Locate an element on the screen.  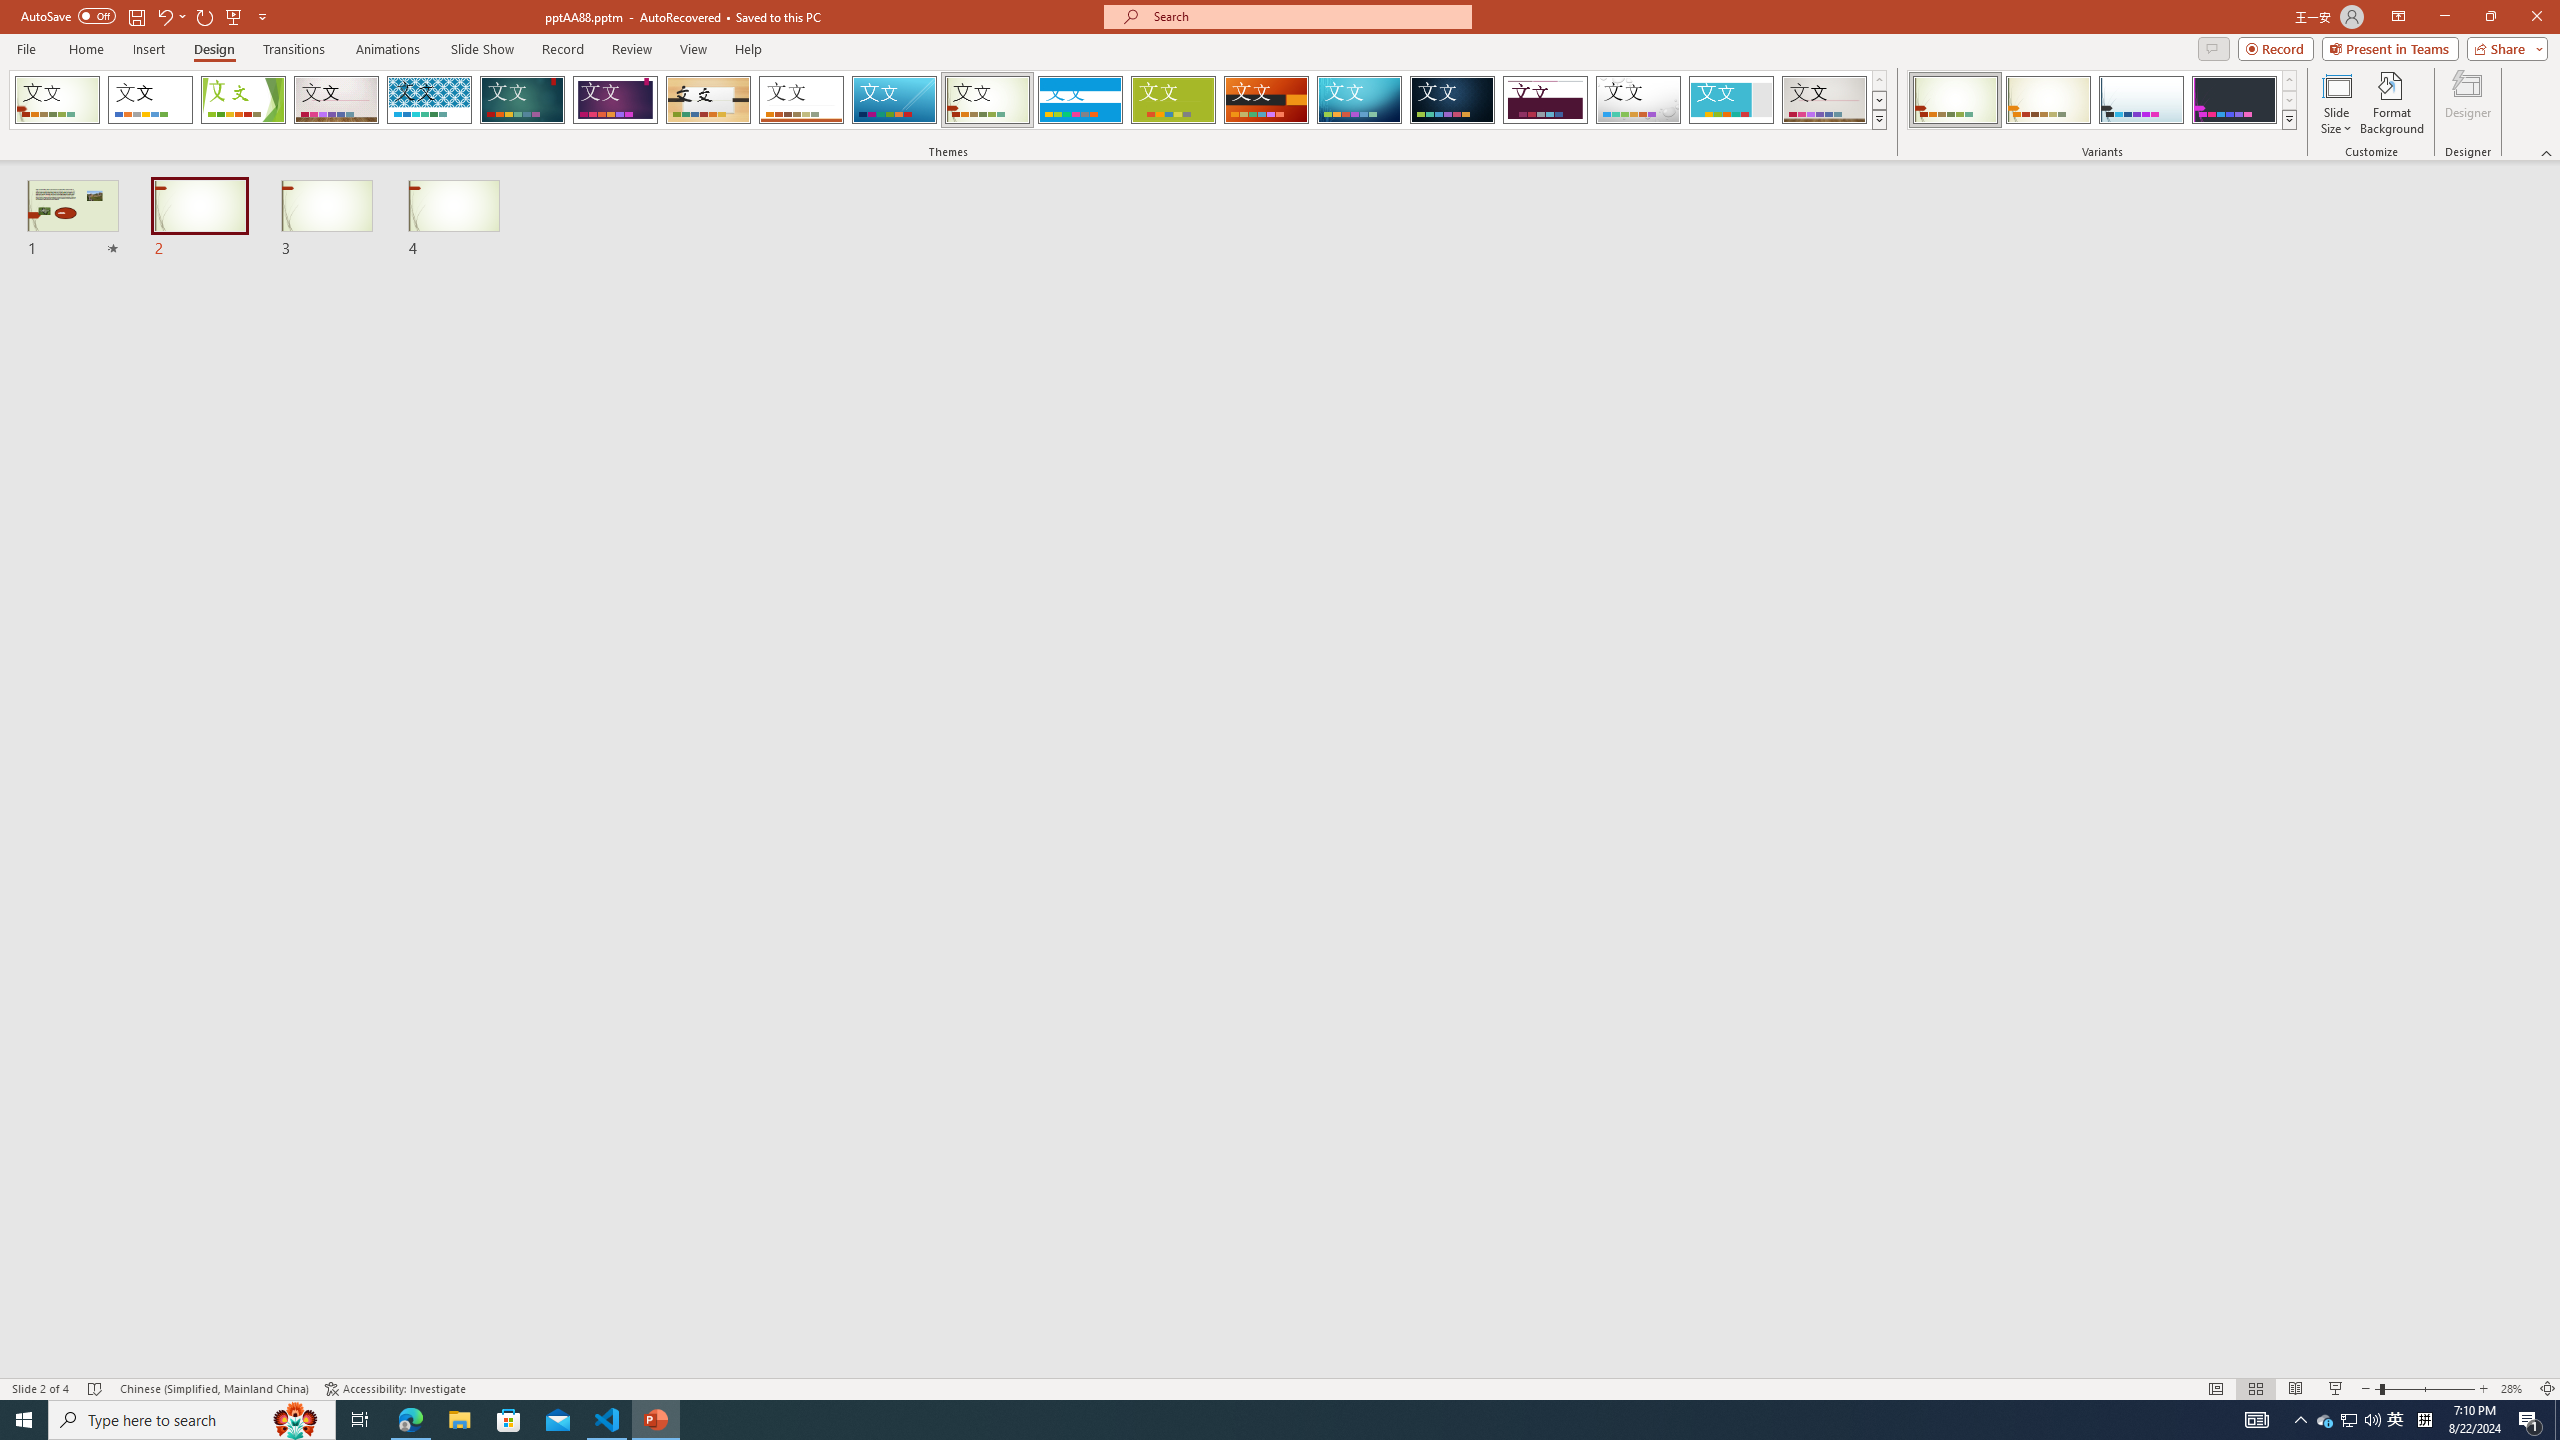
'Frame Loading Preview...' is located at coordinates (1731, 99).